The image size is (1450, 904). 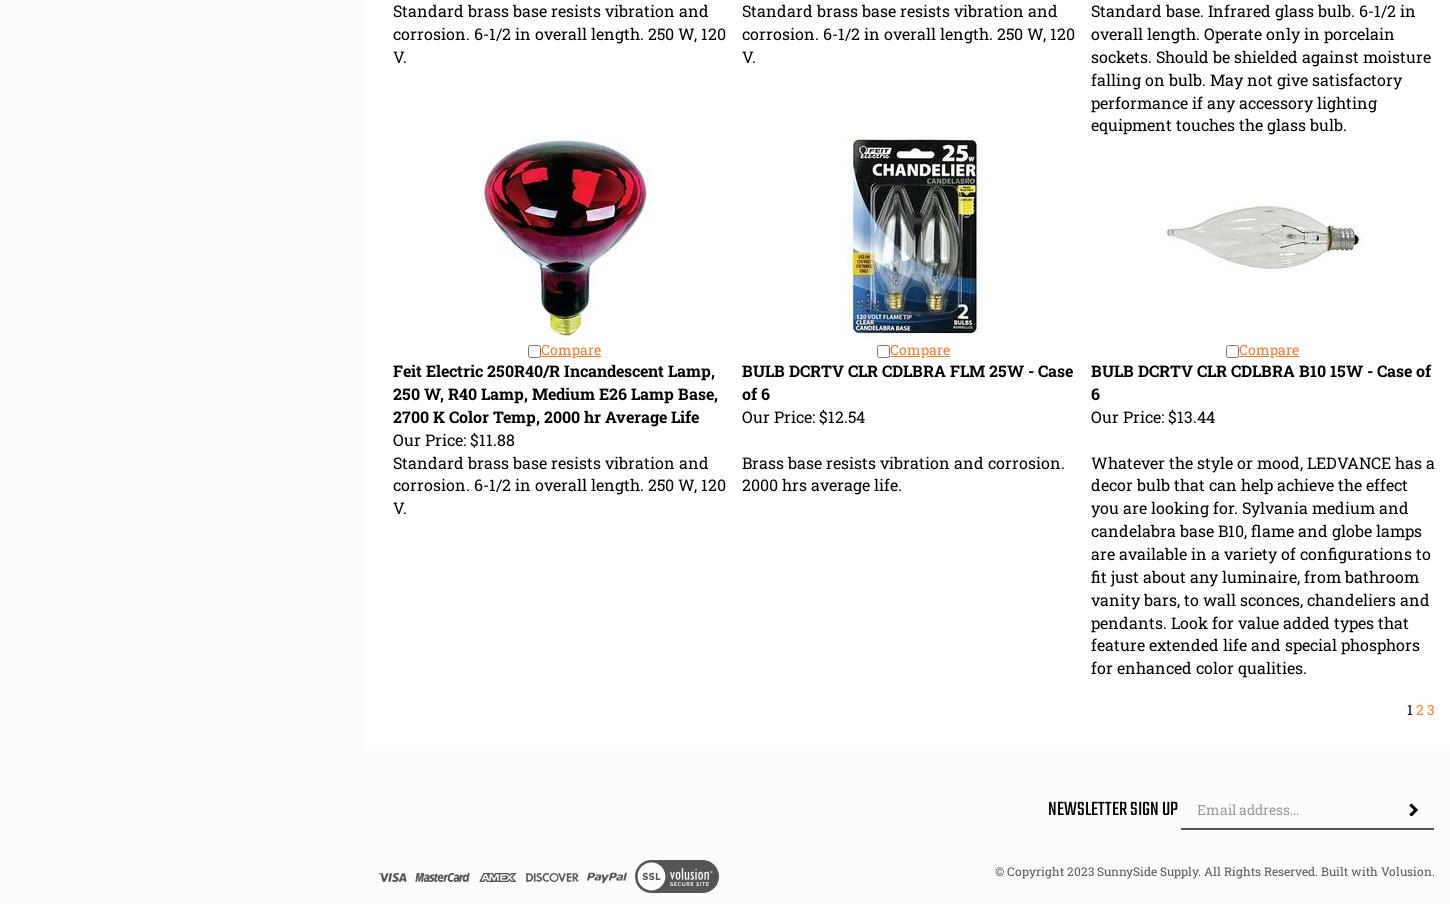 What do you see at coordinates (1260, 381) in the screenshot?
I see `'BULB DCRTV CLR CDLBRA B10 15W - Case of 6'` at bounding box center [1260, 381].